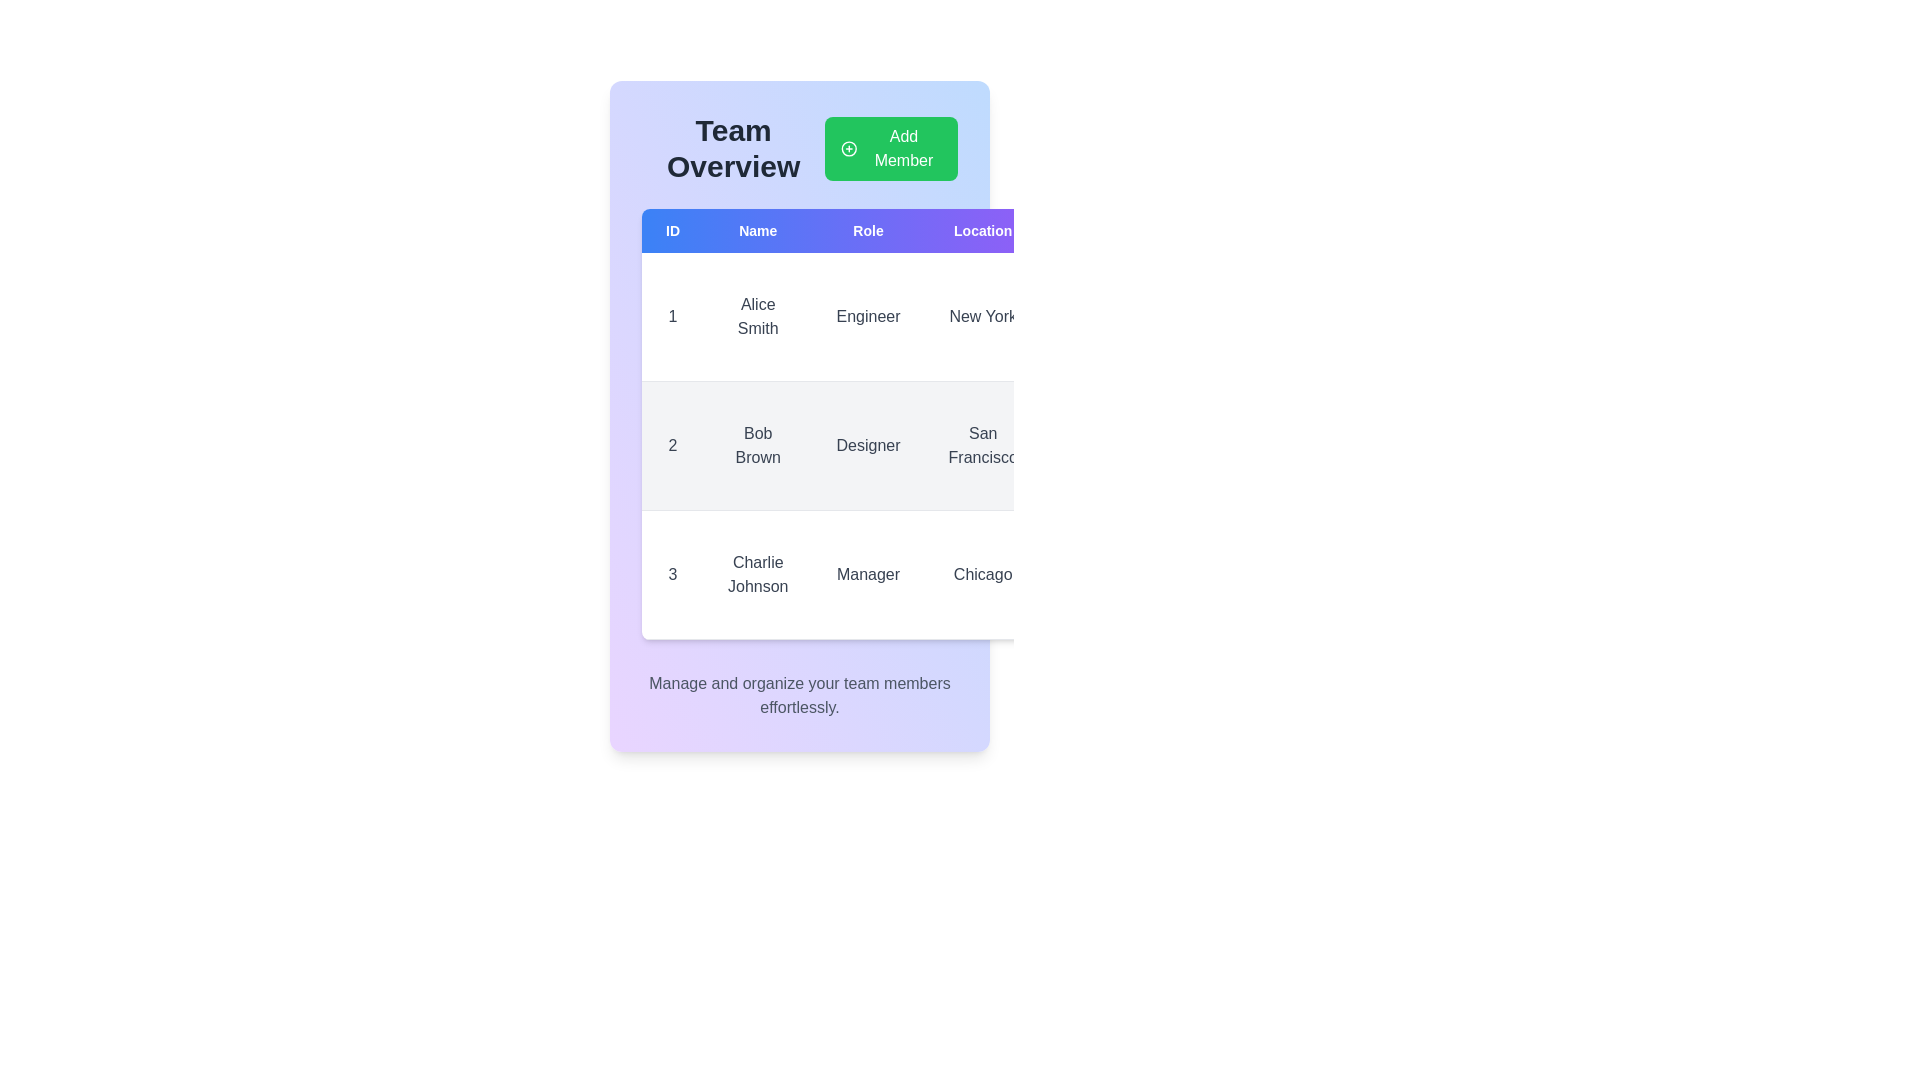 This screenshot has height=1080, width=1920. What do you see at coordinates (983, 316) in the screenshot?
I see `the static text field that displays 'New York' in the fourth column of the first row under the 'Location' header` at bounding box center [983, 316].